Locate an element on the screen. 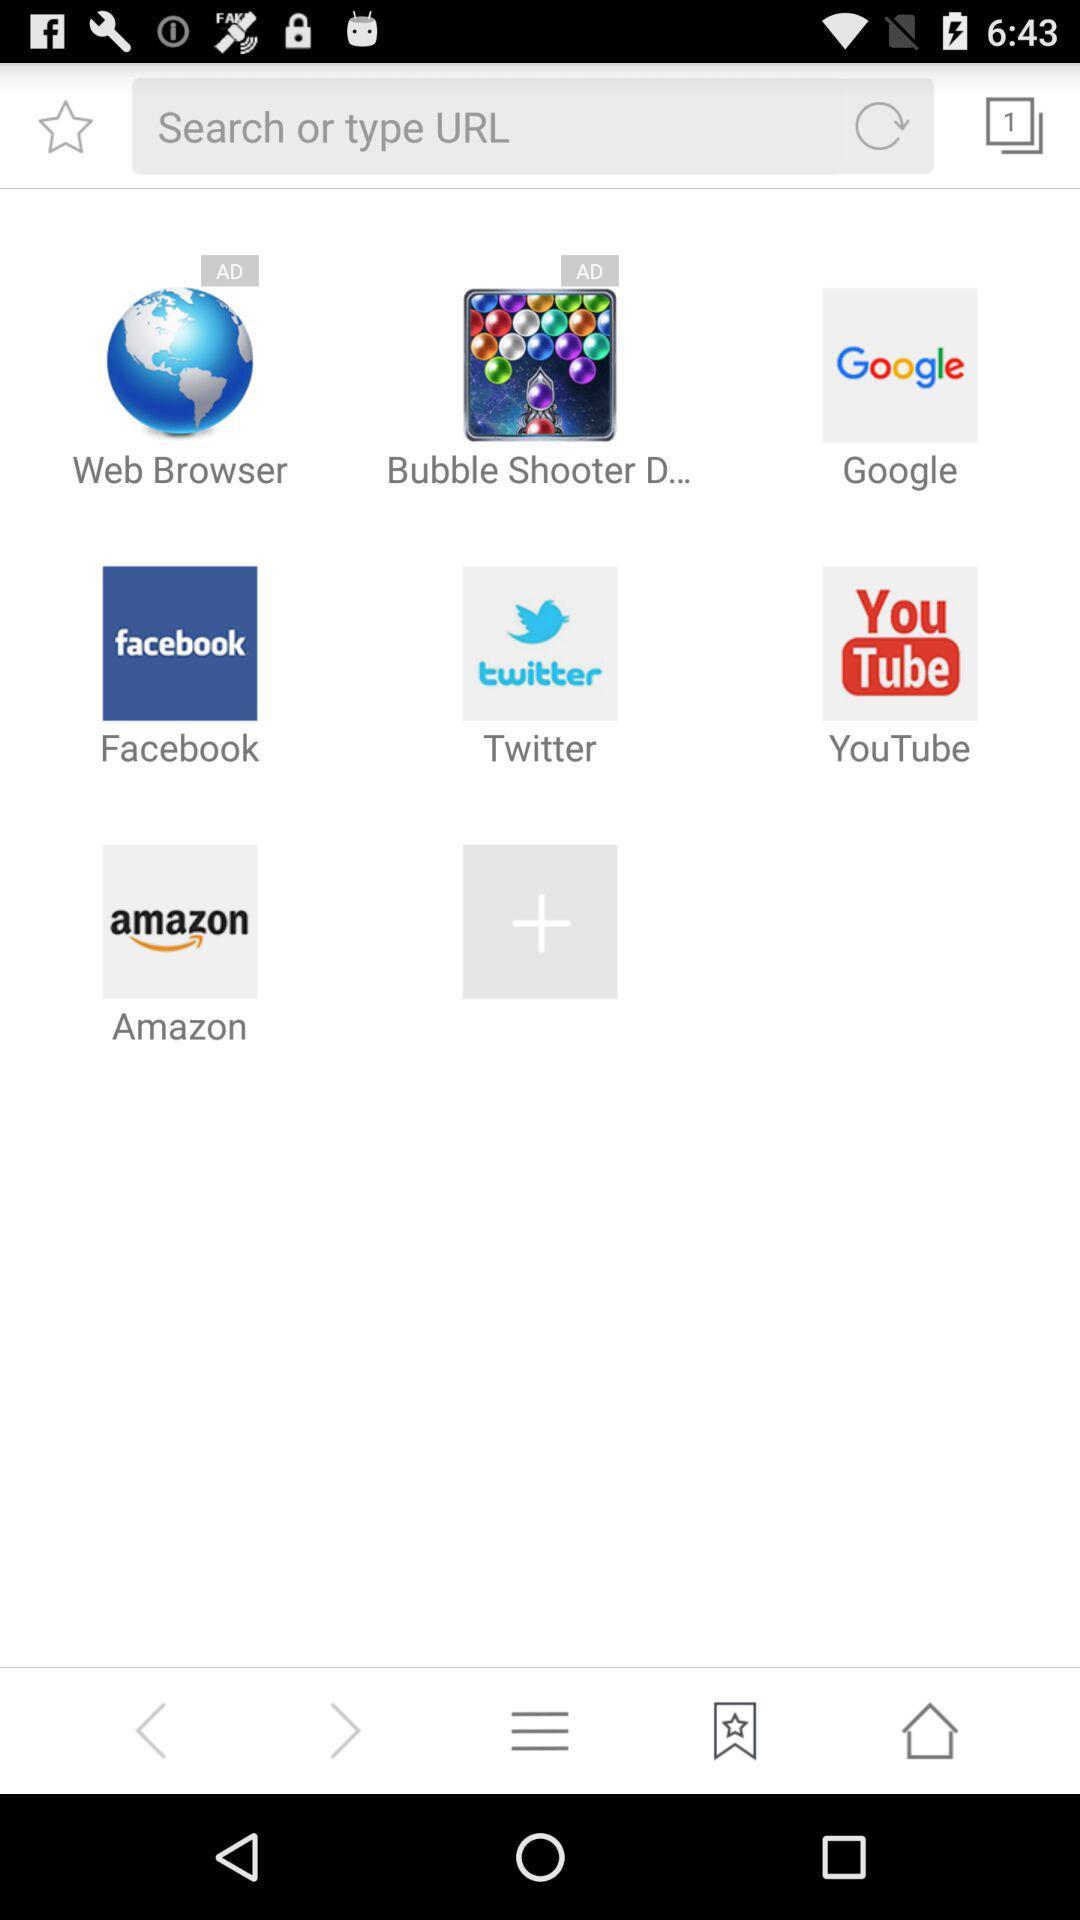 The image size is (1080, 1920). the bookmark icon is located at coordinates (735, 1851).